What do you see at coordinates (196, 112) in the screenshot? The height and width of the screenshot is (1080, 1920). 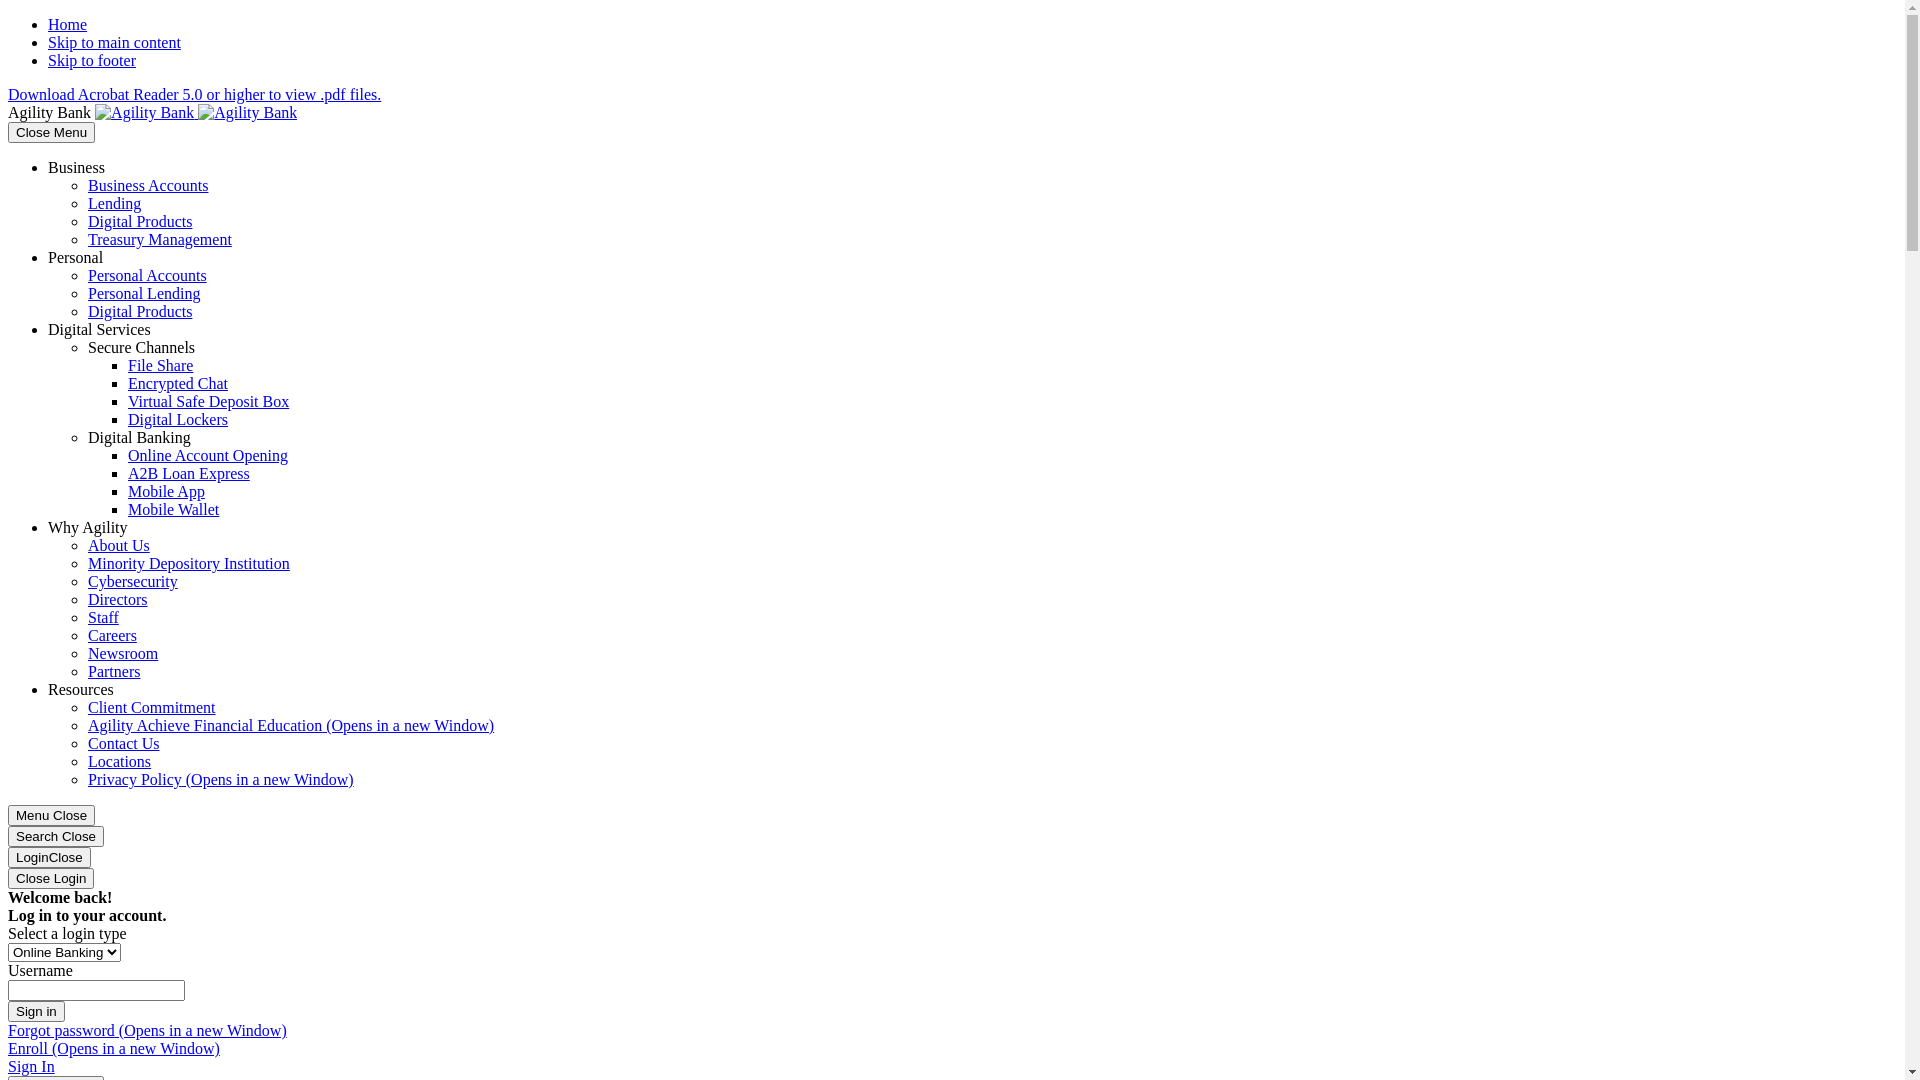 I see `'Agility Bank, Houston, TX'` at bounding box center [196, 112].